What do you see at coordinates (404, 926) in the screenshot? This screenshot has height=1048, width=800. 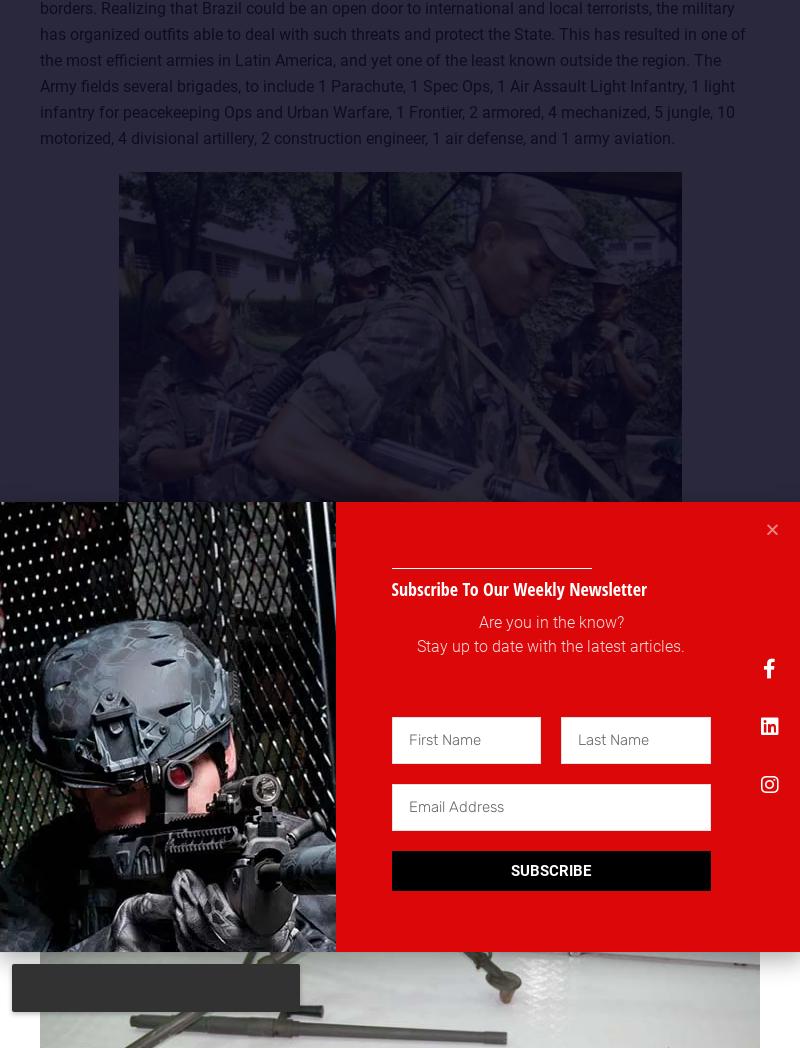 I see `'.'` at bounding box center [404, 926].